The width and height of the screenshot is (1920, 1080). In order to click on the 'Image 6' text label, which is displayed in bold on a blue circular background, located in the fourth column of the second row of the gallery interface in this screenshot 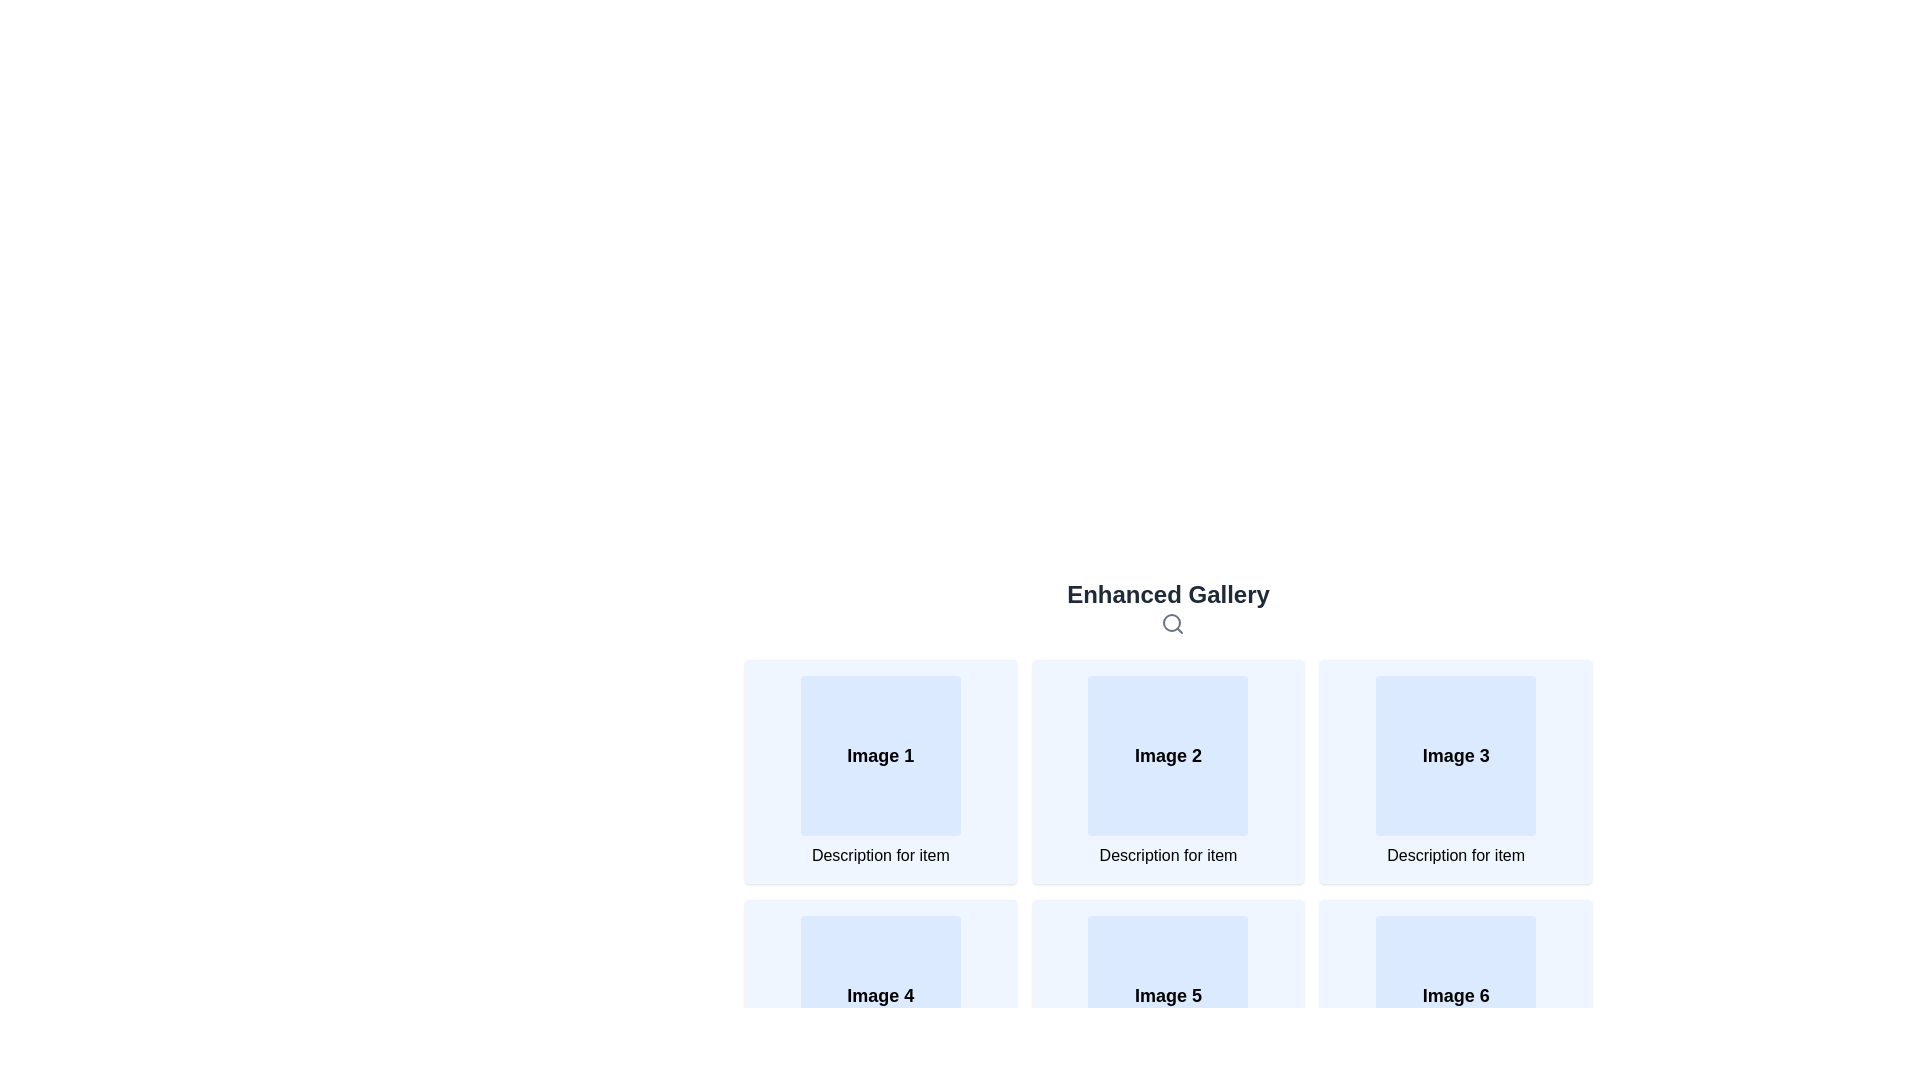, I will do `click(1456, 995)`.